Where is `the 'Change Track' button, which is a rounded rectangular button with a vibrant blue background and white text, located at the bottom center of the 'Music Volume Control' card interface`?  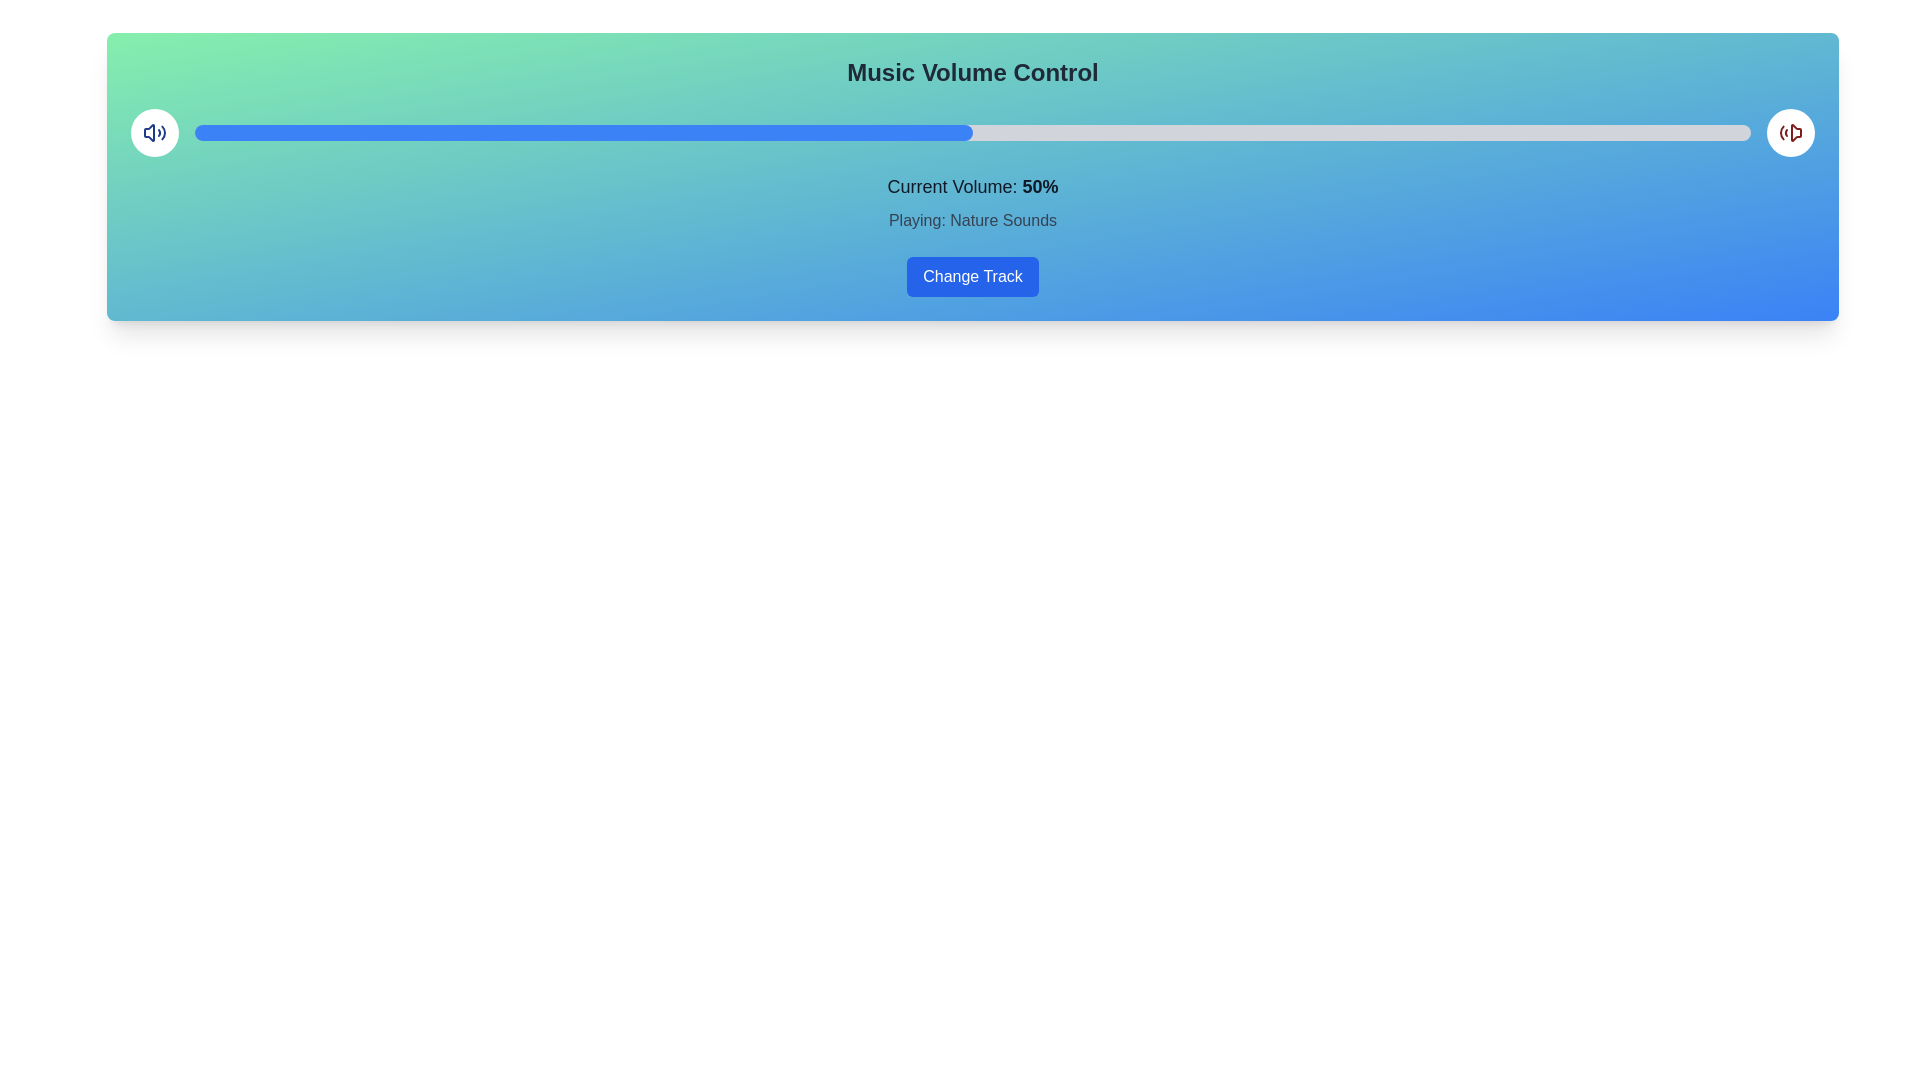
the 'Change Track' button, which is a rounded rectangular button with a vibrant blue background and white text, located at the bottom center of the 'Music Volume Control' card interface is located at coordinates (973, 277).